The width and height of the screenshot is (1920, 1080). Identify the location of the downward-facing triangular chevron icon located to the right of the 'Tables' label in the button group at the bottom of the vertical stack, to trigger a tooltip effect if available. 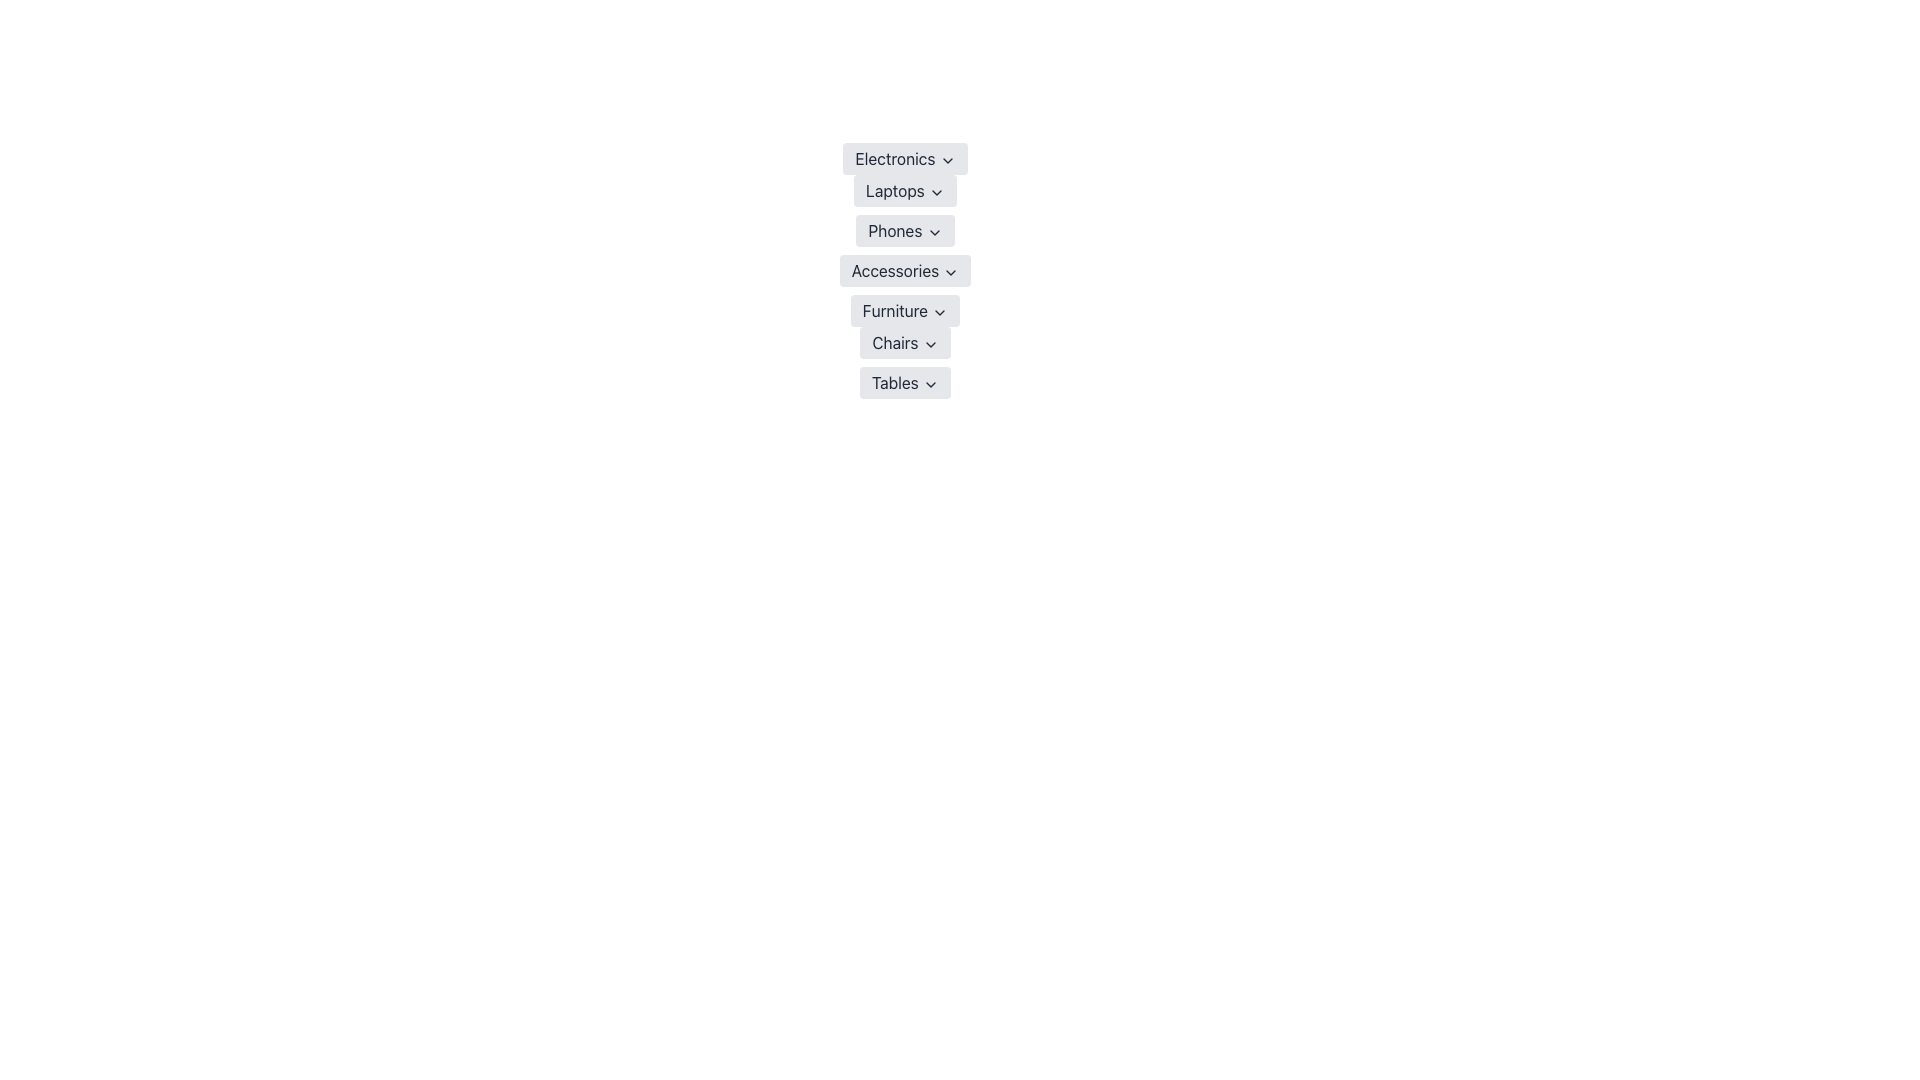
(930, 384).